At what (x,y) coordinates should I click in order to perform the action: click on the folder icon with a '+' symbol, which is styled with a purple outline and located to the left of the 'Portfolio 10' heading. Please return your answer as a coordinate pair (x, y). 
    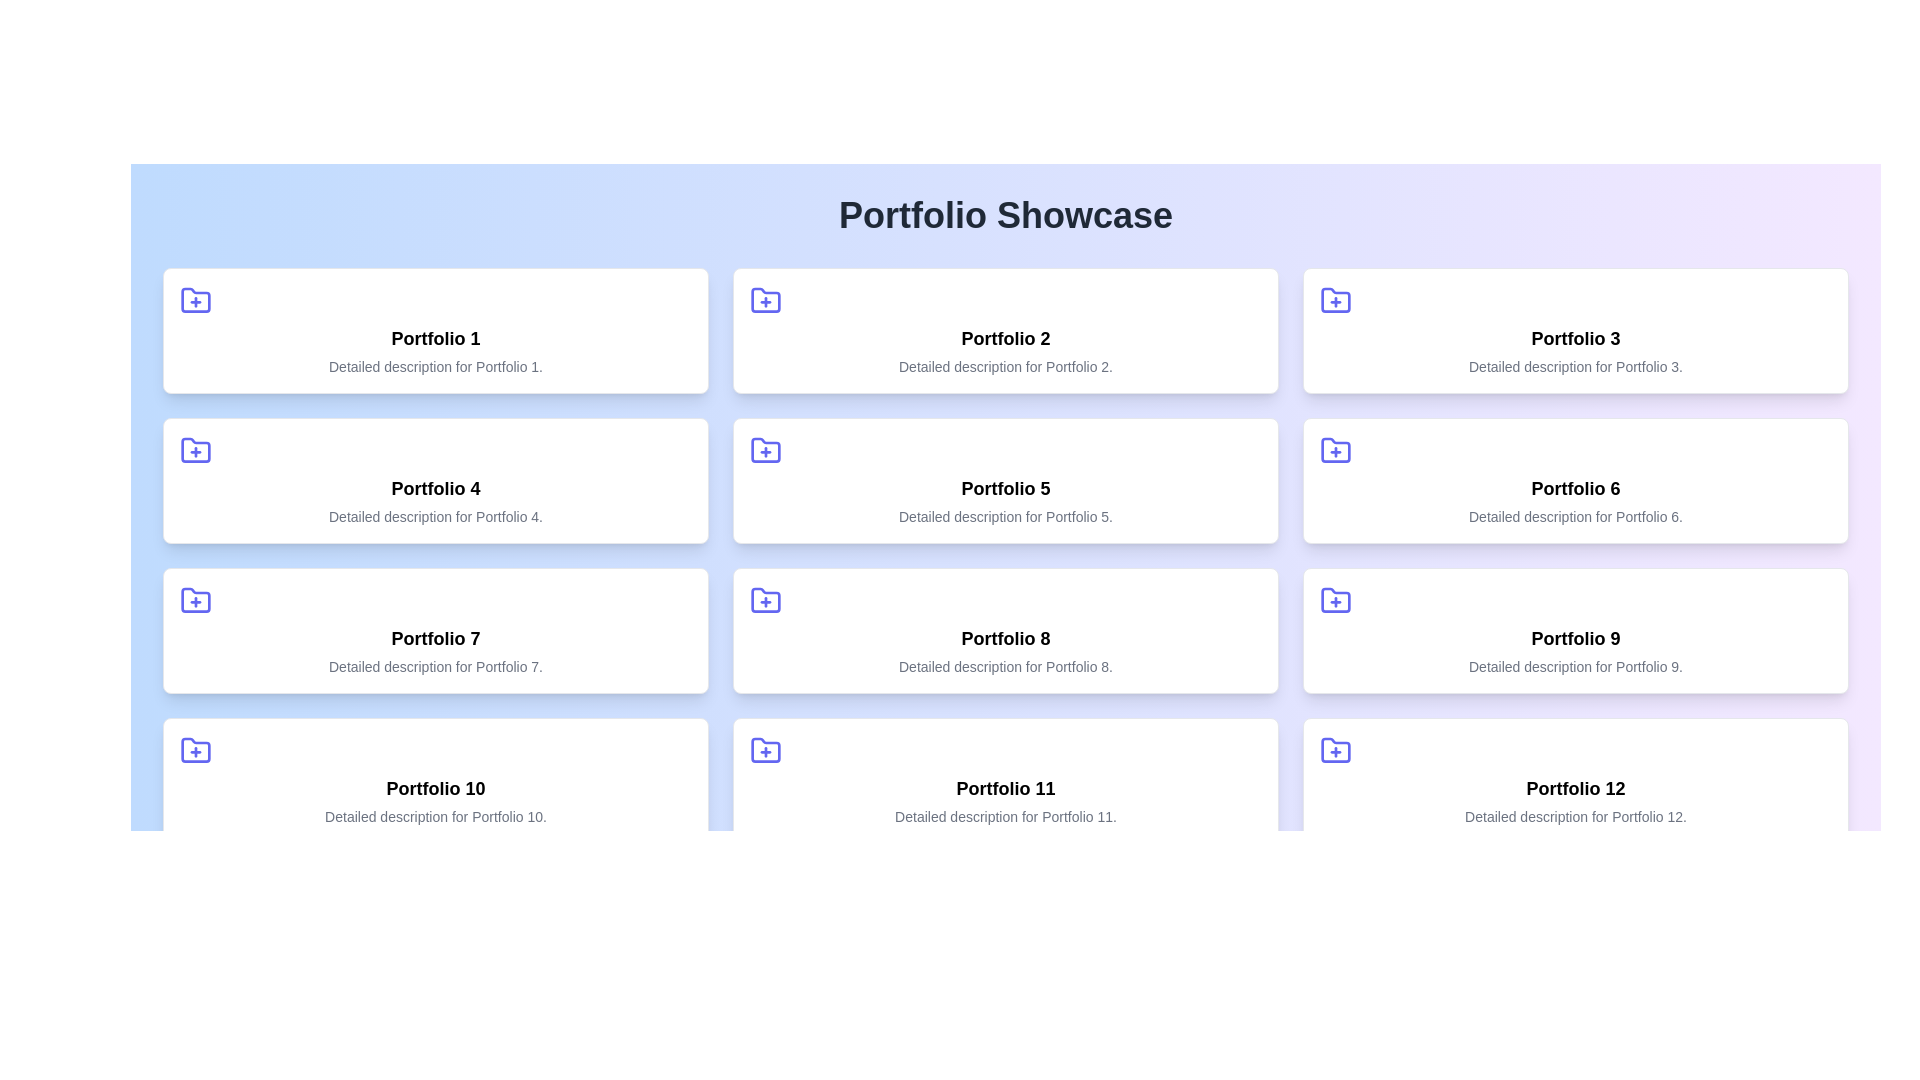
    Looking at the image, I should click on (196, 749).